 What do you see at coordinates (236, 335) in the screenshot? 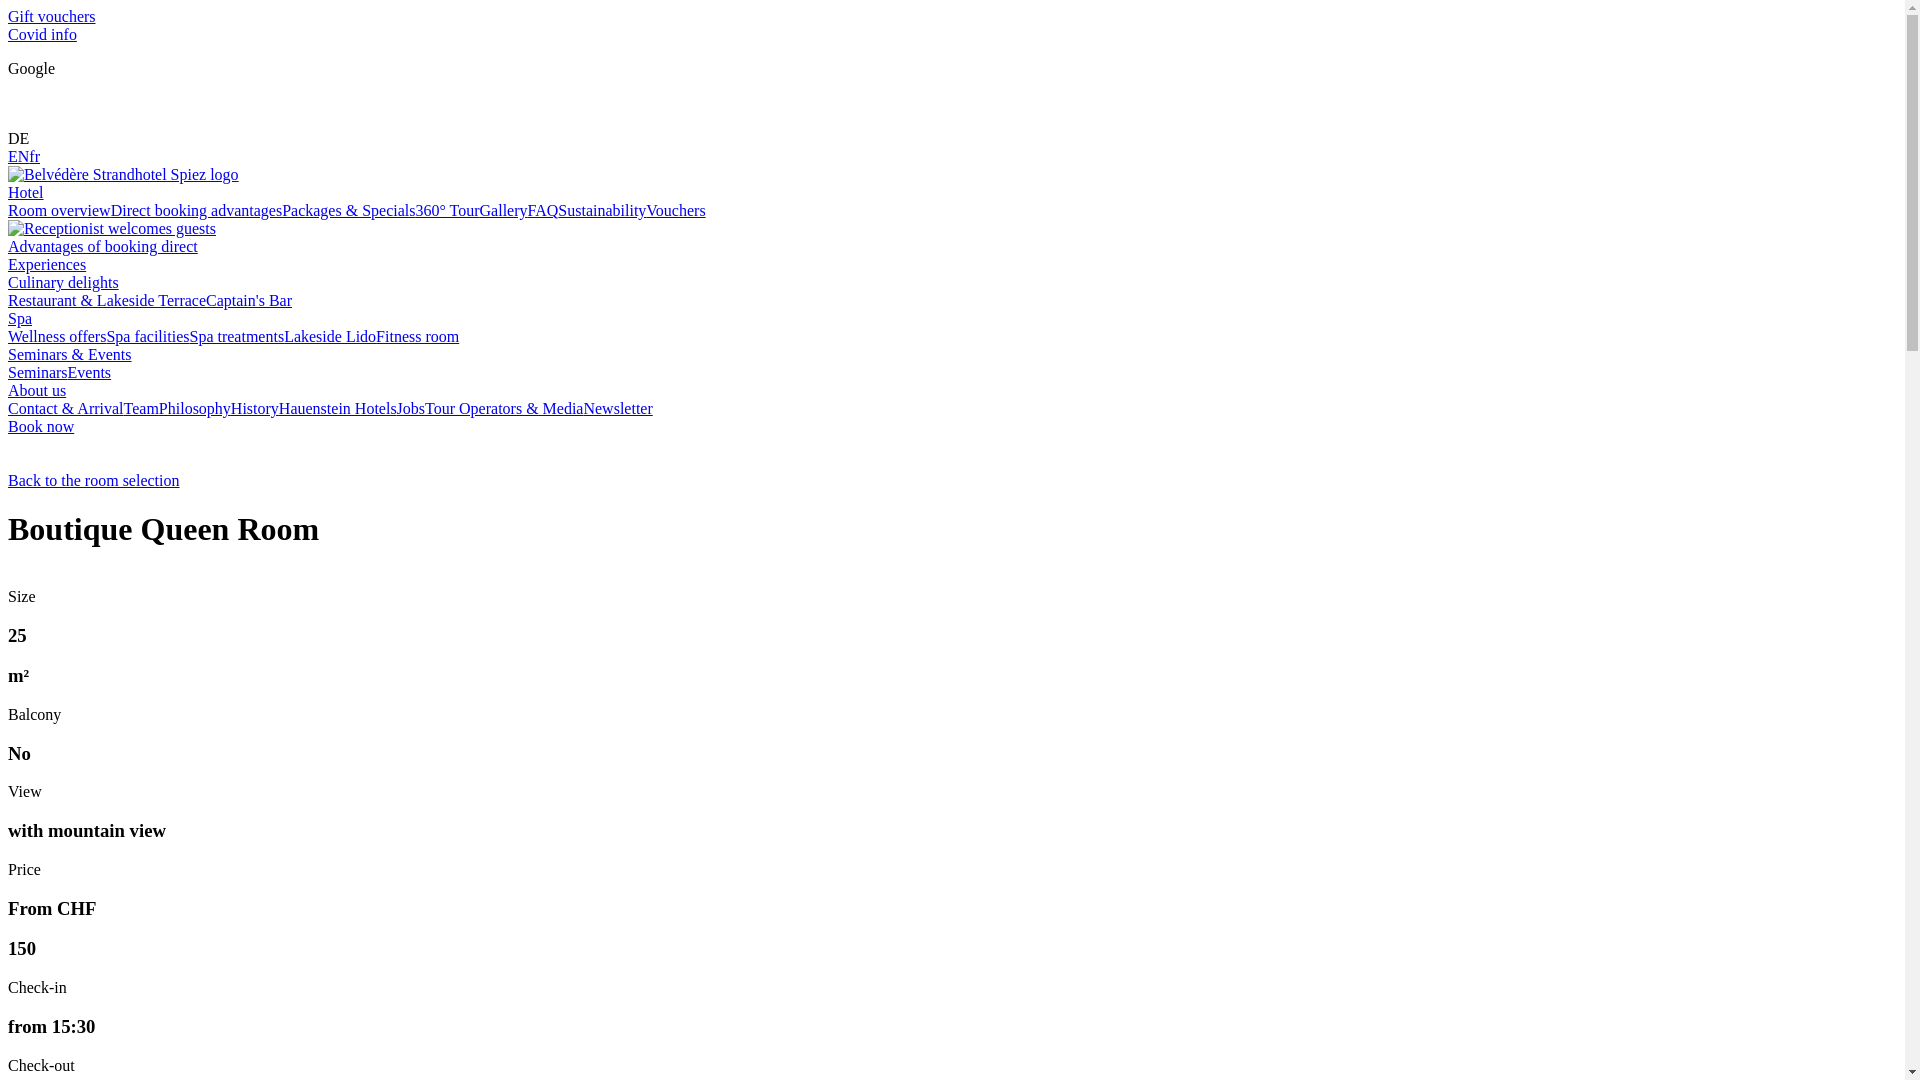
I see `'Spa treatments'` at bounding box center [236, 335].